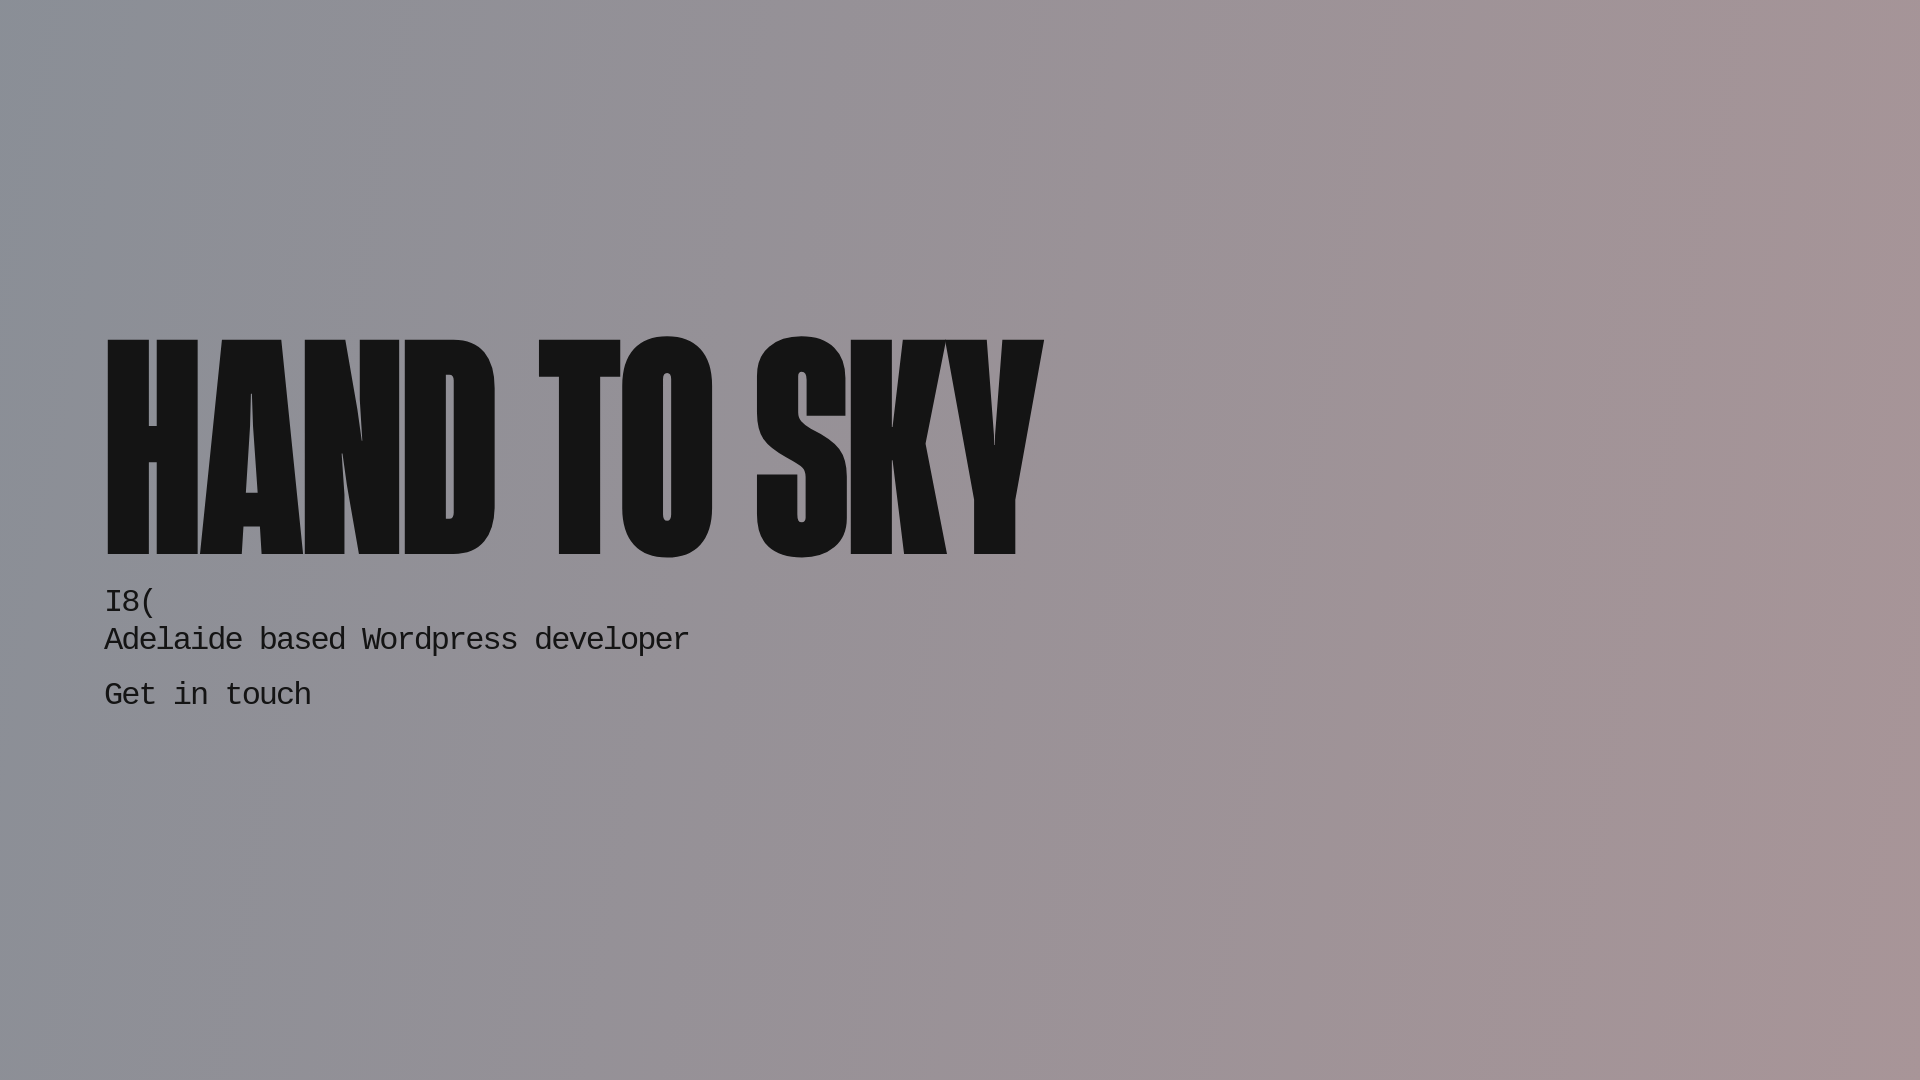 Image resolution: width=1920 pixels, height=1080 pixels. I want to click on 'Get in touch', so click(103, 685).